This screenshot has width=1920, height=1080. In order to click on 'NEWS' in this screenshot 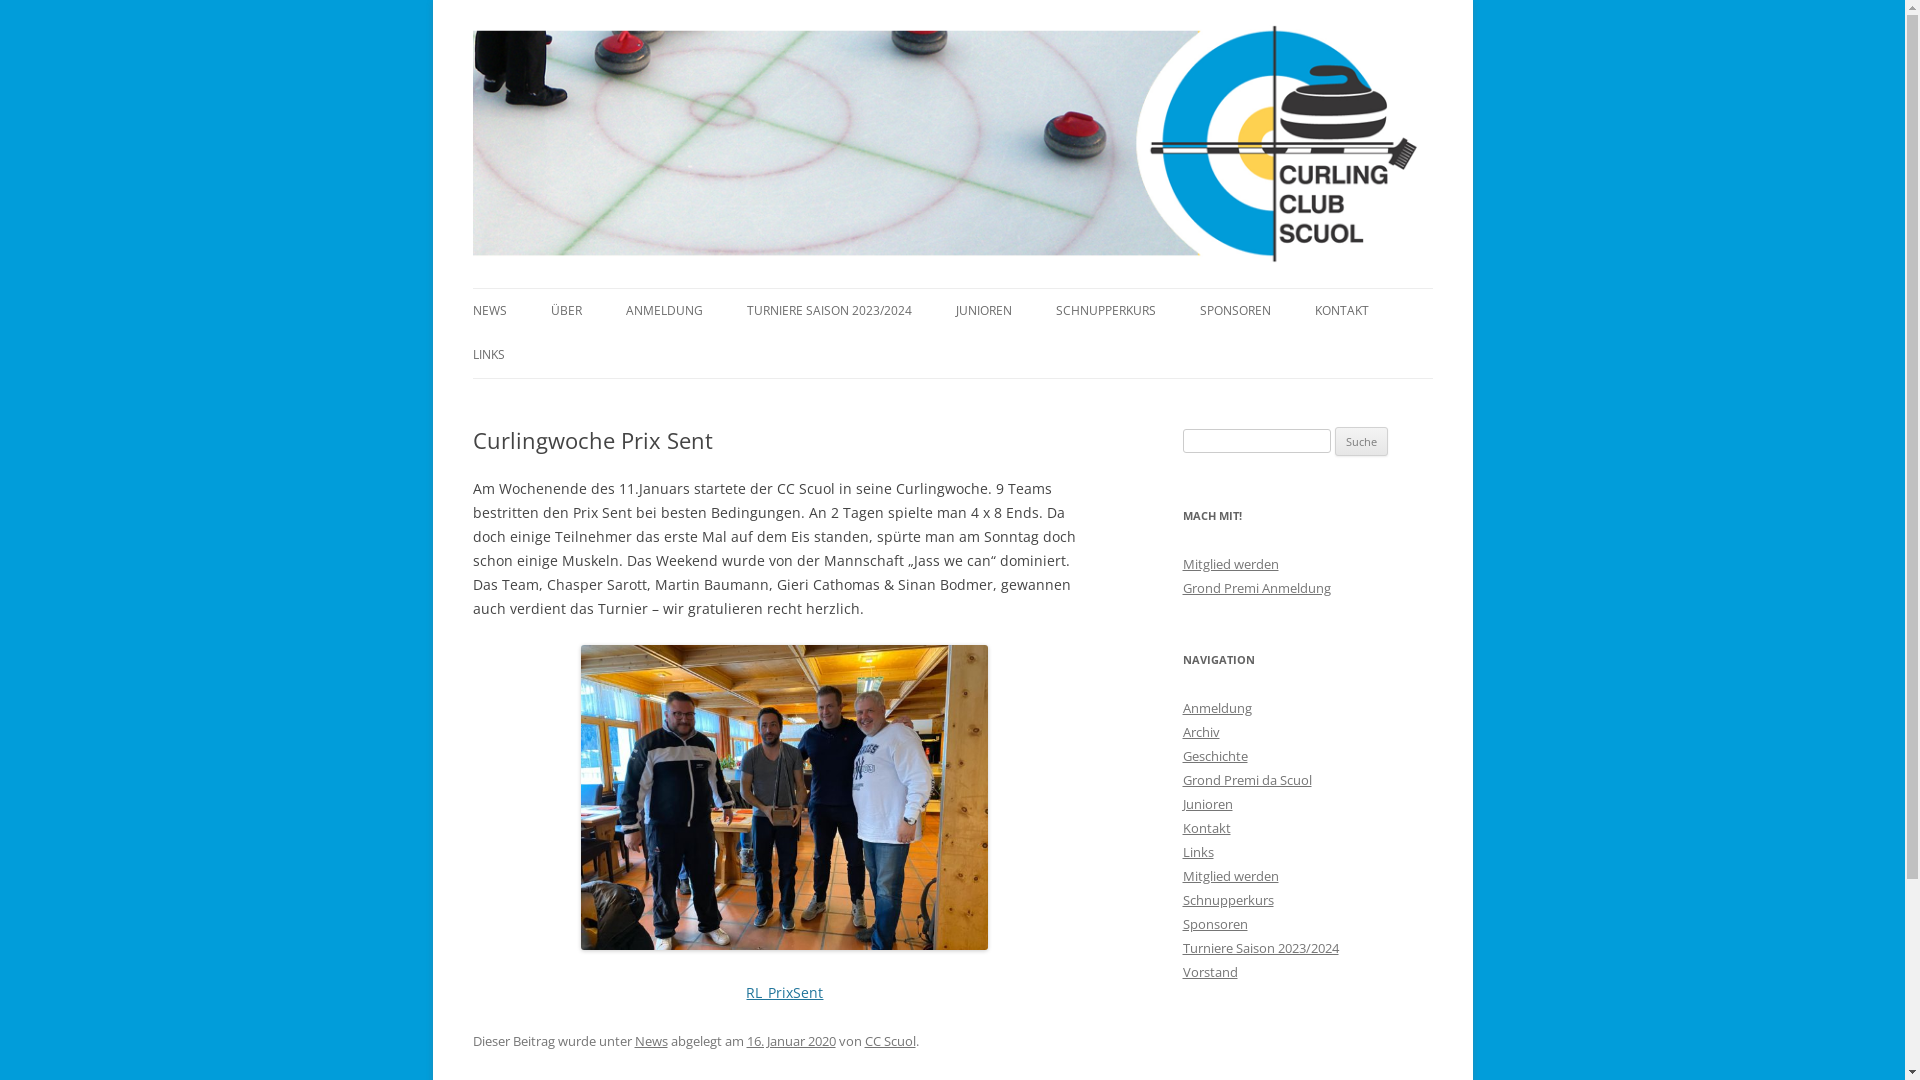, I will do `click(470, 311)`.